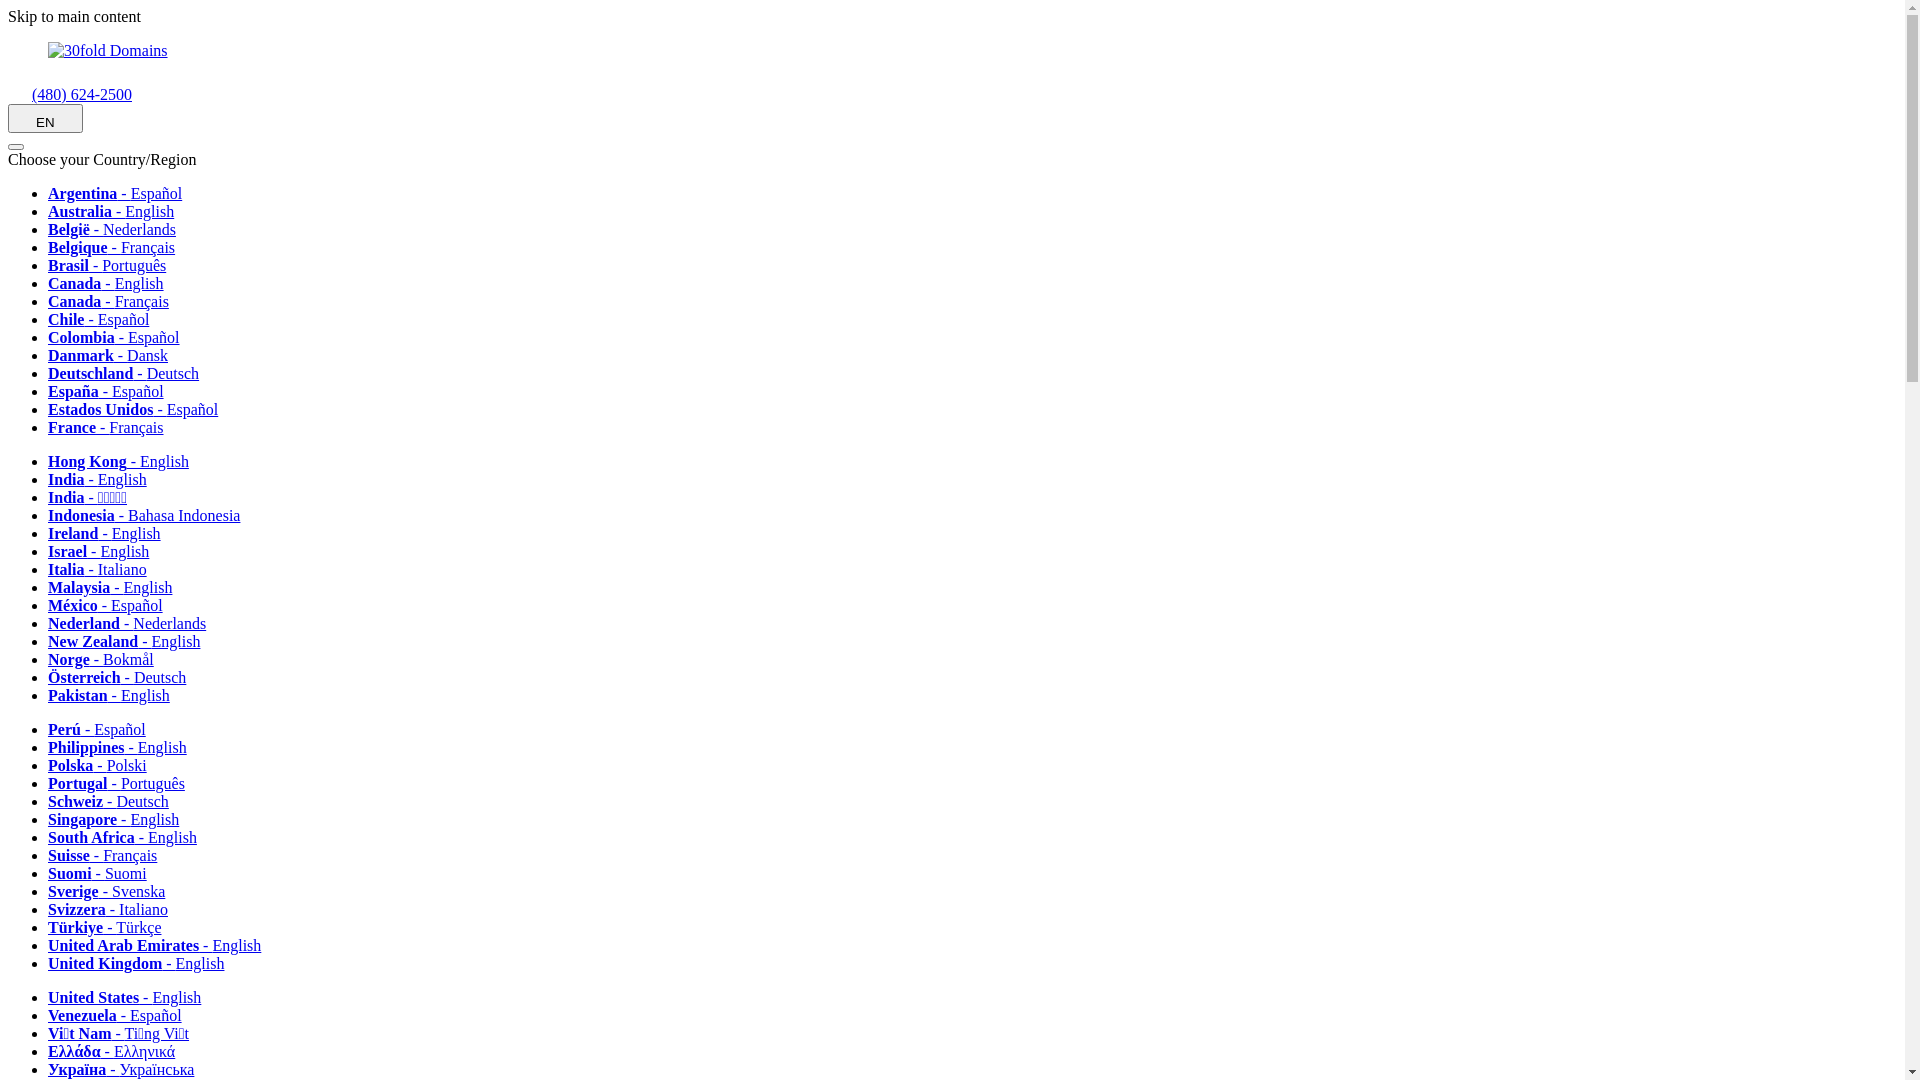 The height and width of the screenshot is (1080, 1920). Describe the element at coordinates (129, 373) in the screenshot. I see `'Deutschland - Deutsch'` at that location.